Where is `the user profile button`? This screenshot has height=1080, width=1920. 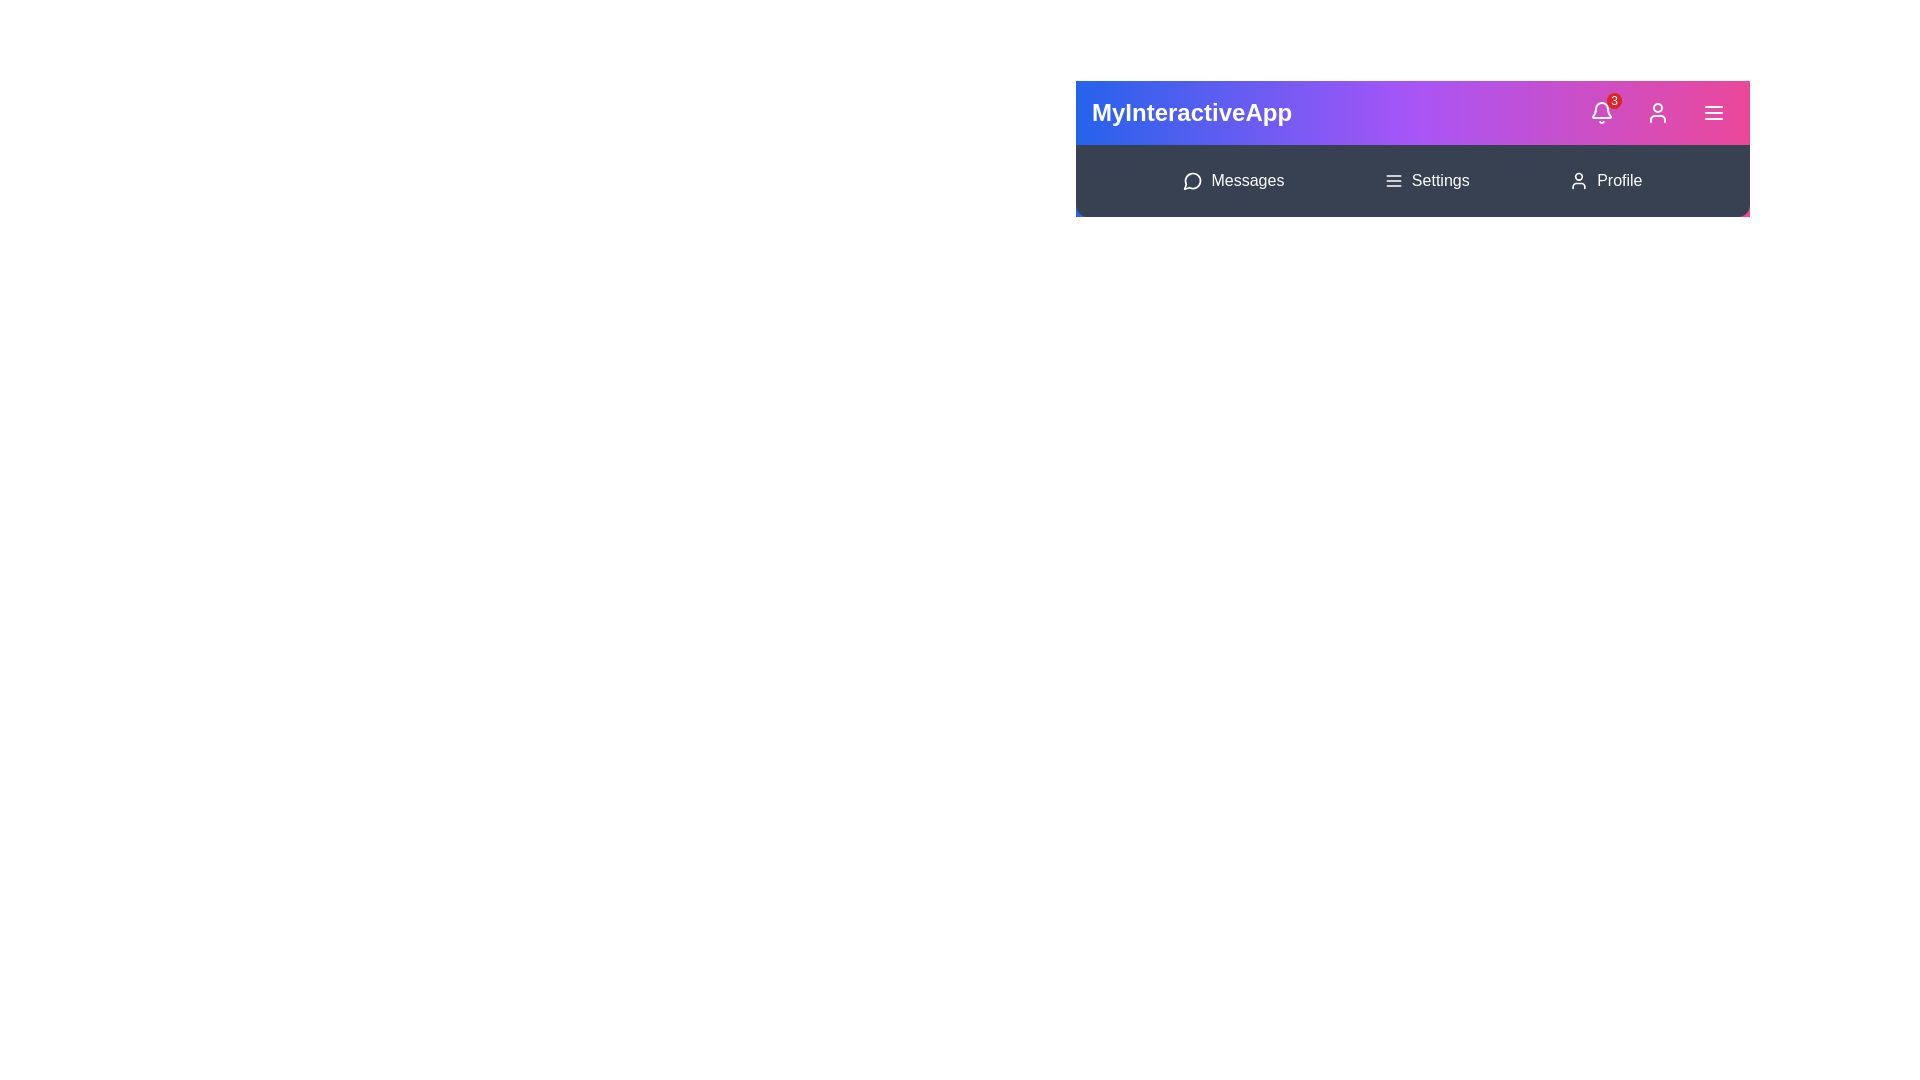
the user profile button is located at coordinates (1657, 112).